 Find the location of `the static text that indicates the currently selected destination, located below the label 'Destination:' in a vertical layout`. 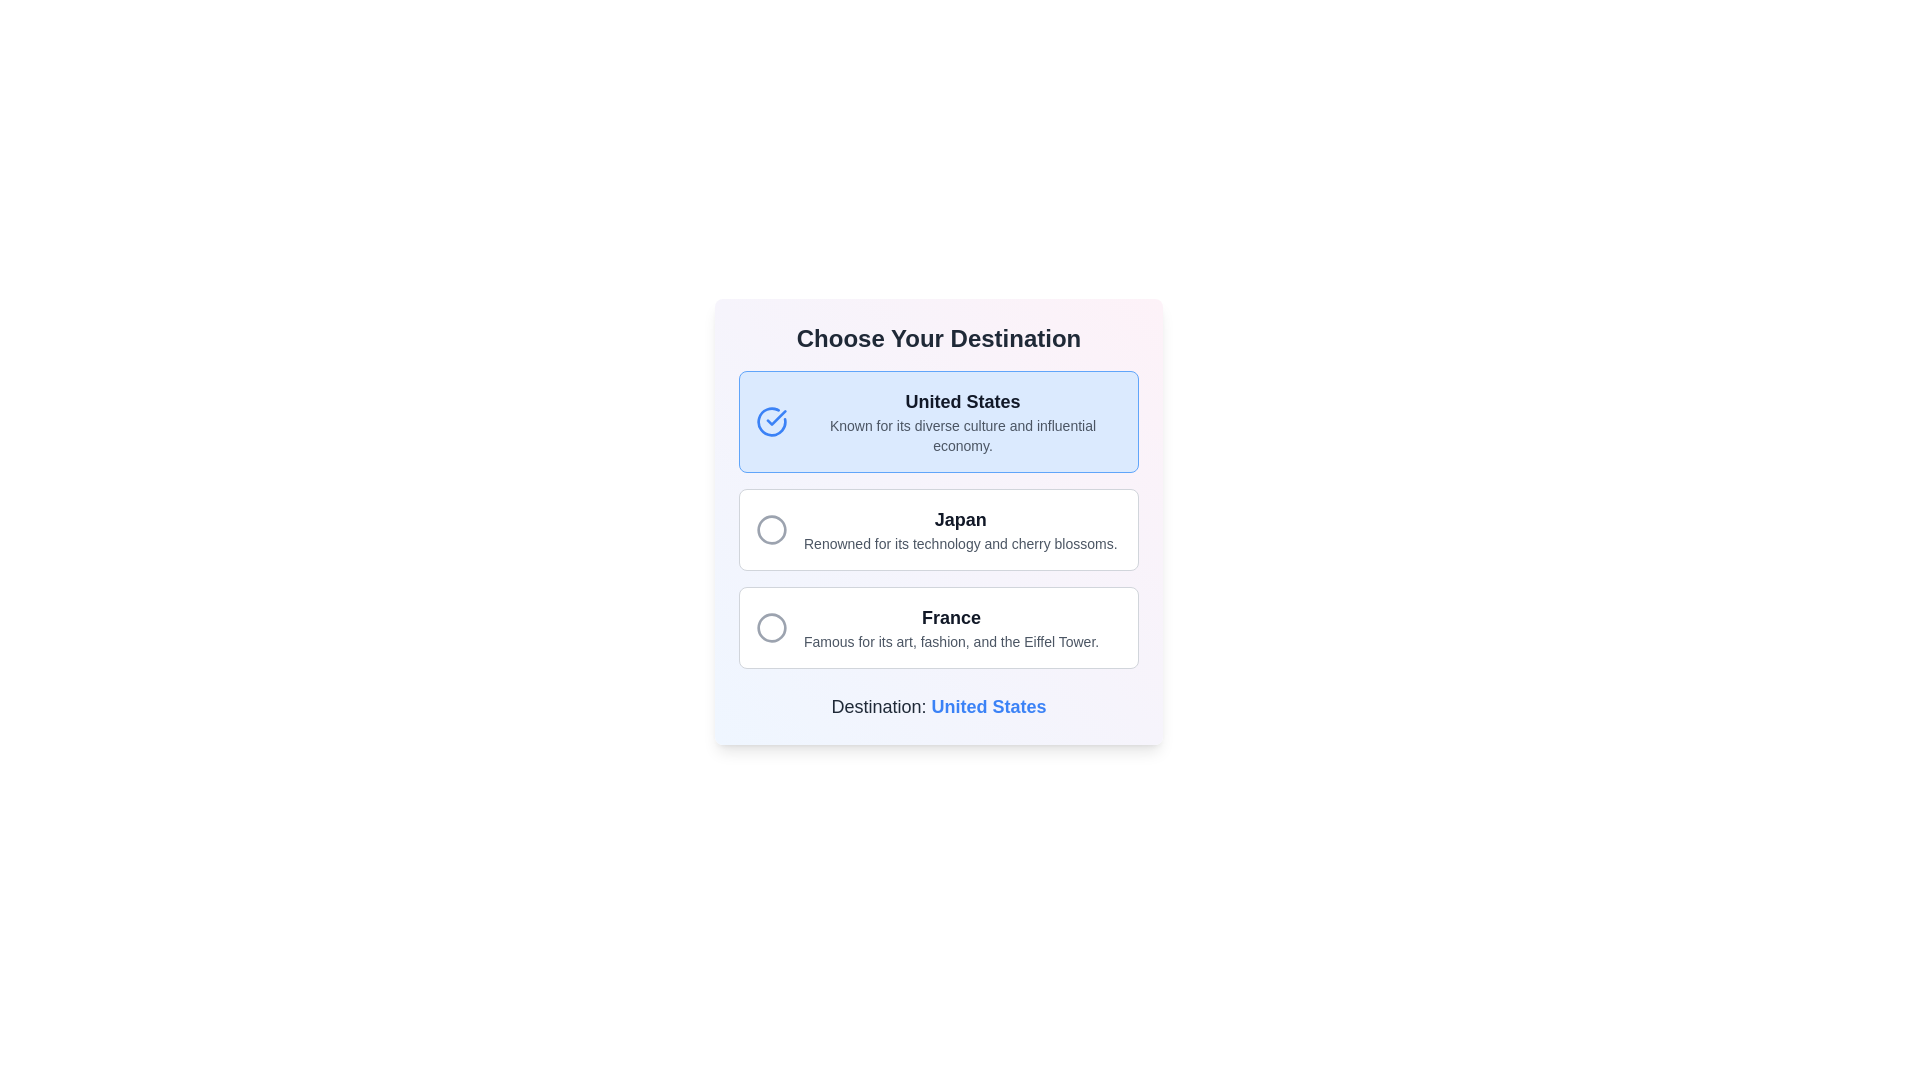

the static text that indicates the currently selected destination, located below the label 'Destination:' in a vertical layout is located at coordinates (988, 705).